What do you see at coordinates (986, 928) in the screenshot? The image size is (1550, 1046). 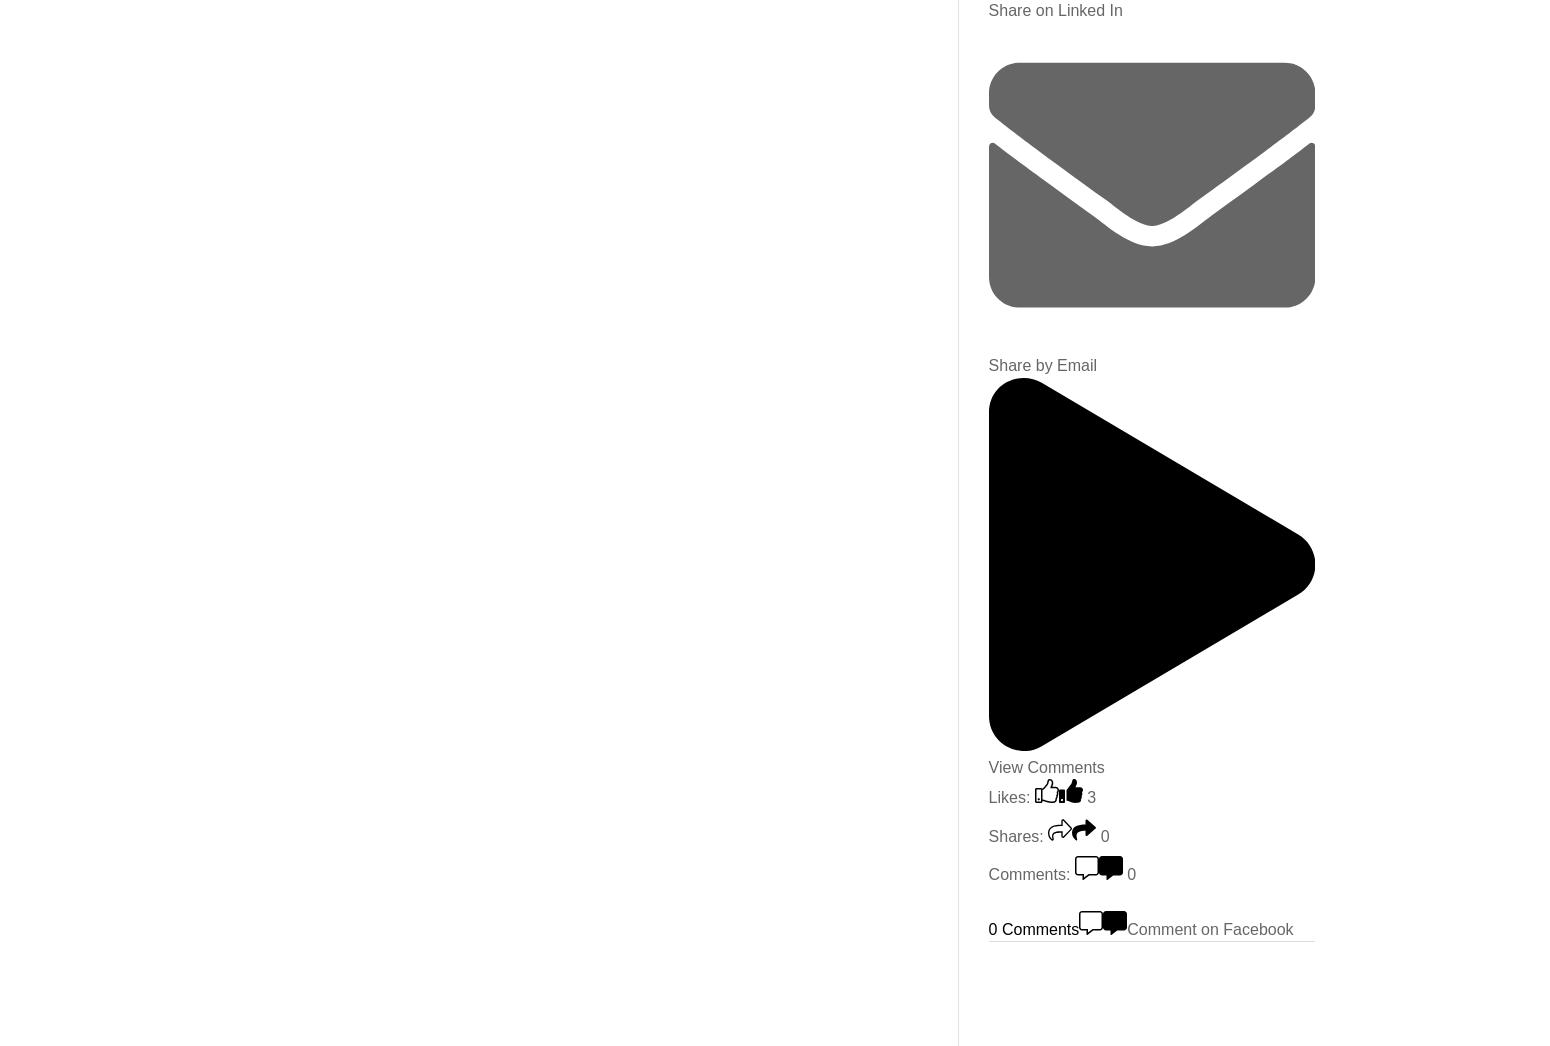 I see `'0 Comments'` at bounding box center [986, 928].